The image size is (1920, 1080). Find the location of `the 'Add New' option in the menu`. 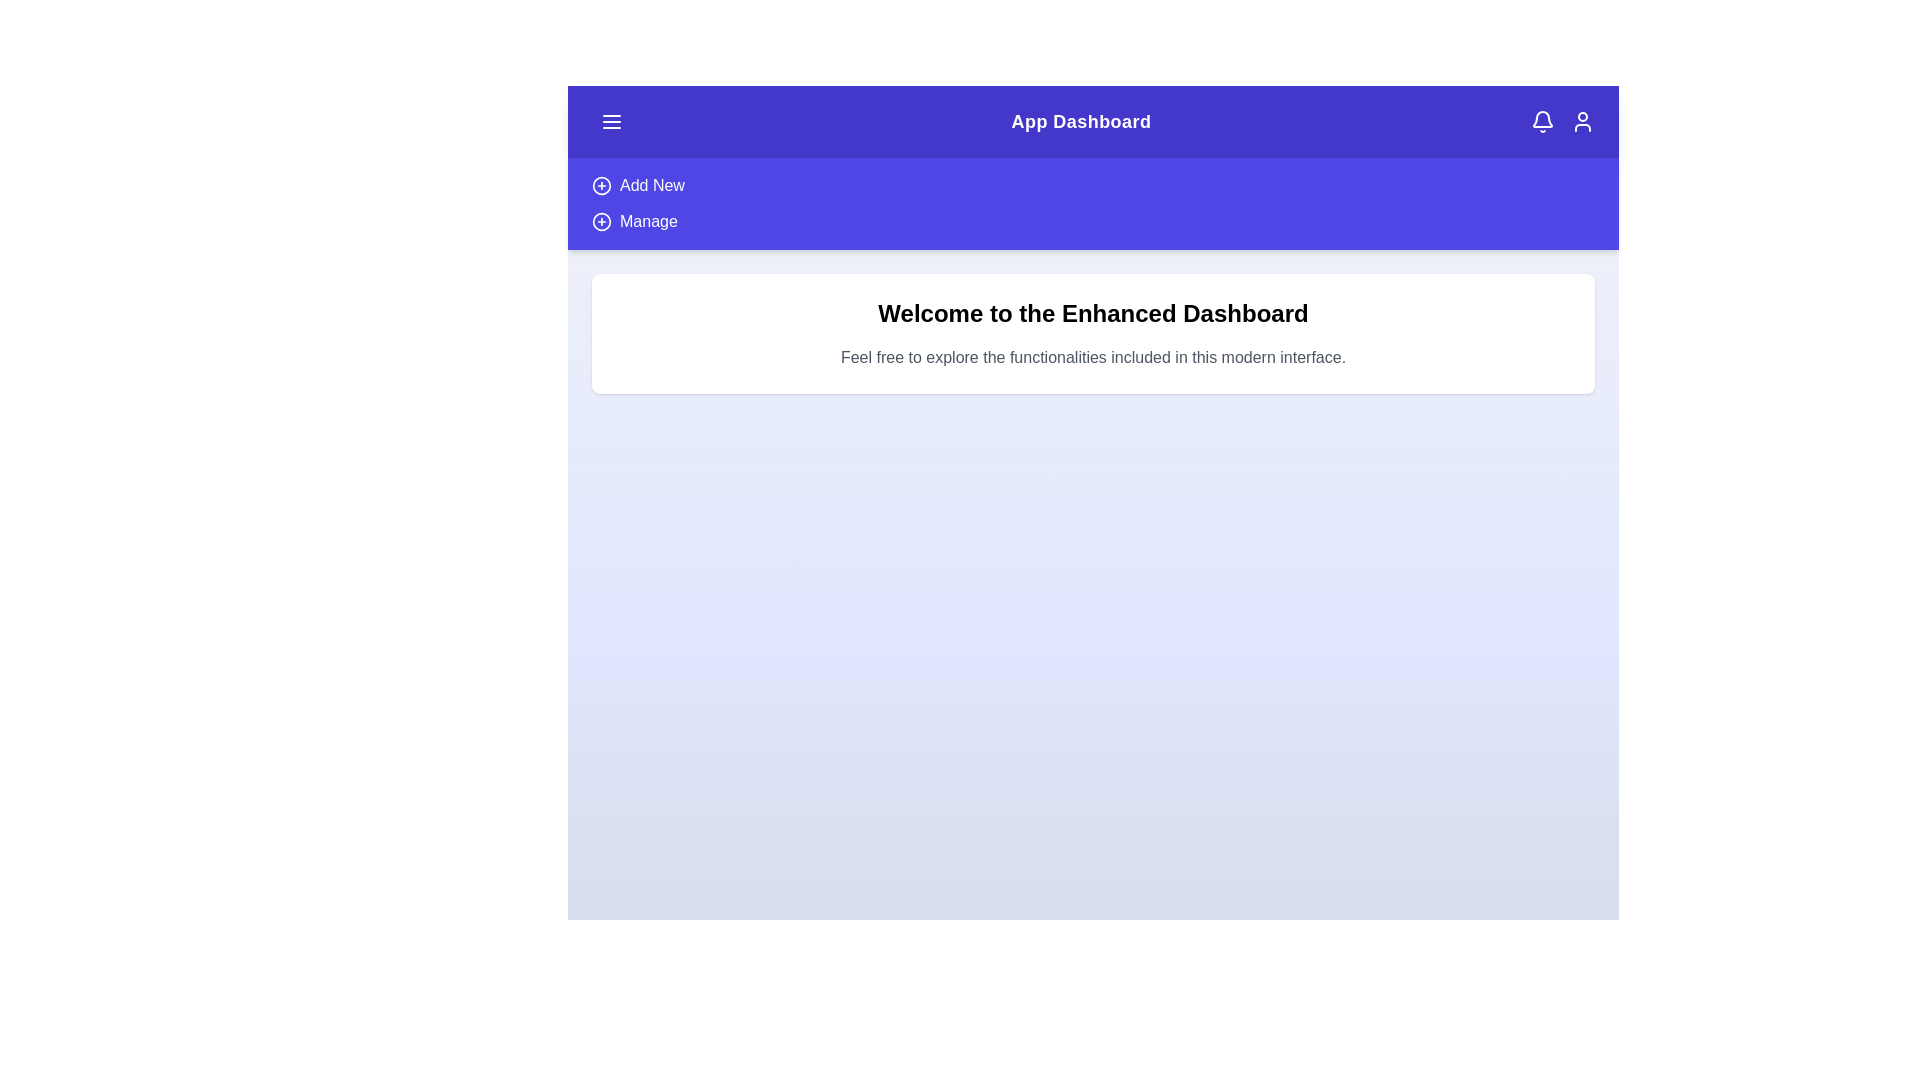

the 'Add New' option in the menu is located at coordinates (600, 185).